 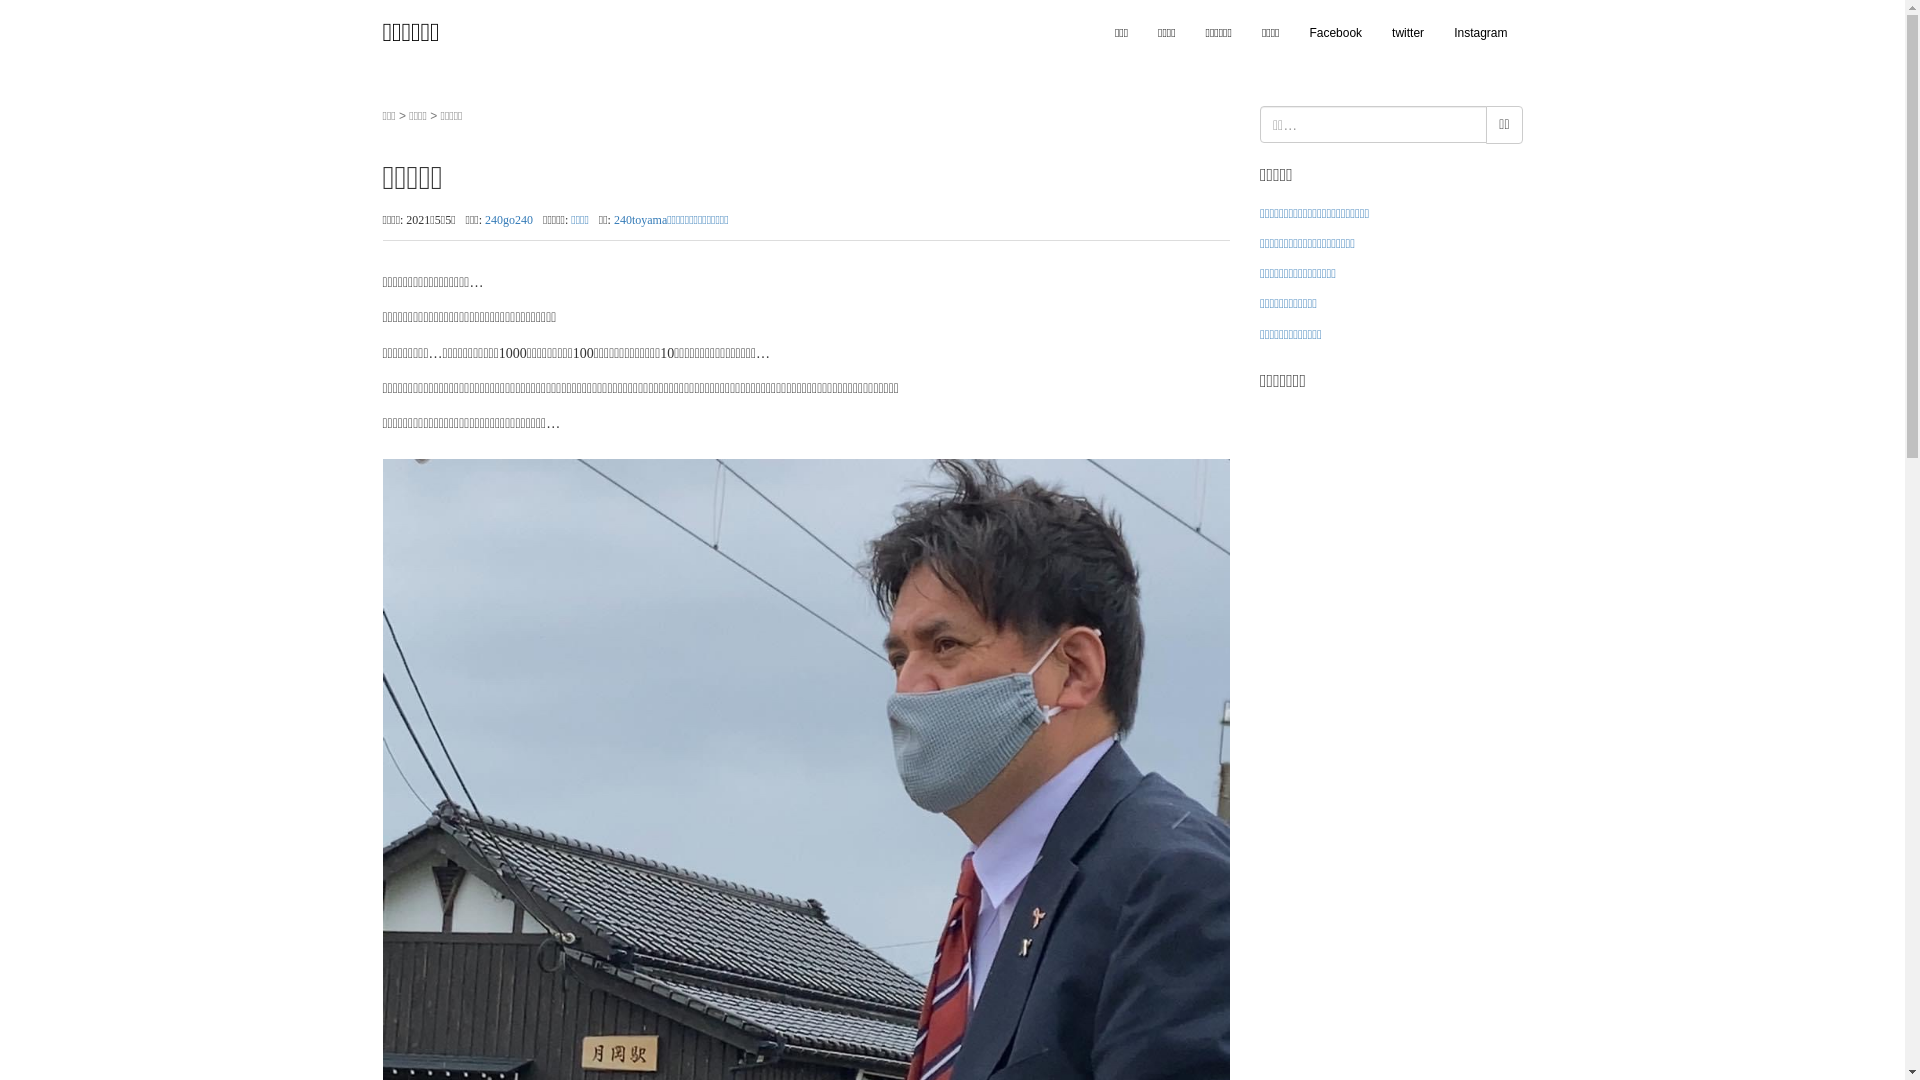 I want to click on 'twitter', so click(x=1406, y=33).